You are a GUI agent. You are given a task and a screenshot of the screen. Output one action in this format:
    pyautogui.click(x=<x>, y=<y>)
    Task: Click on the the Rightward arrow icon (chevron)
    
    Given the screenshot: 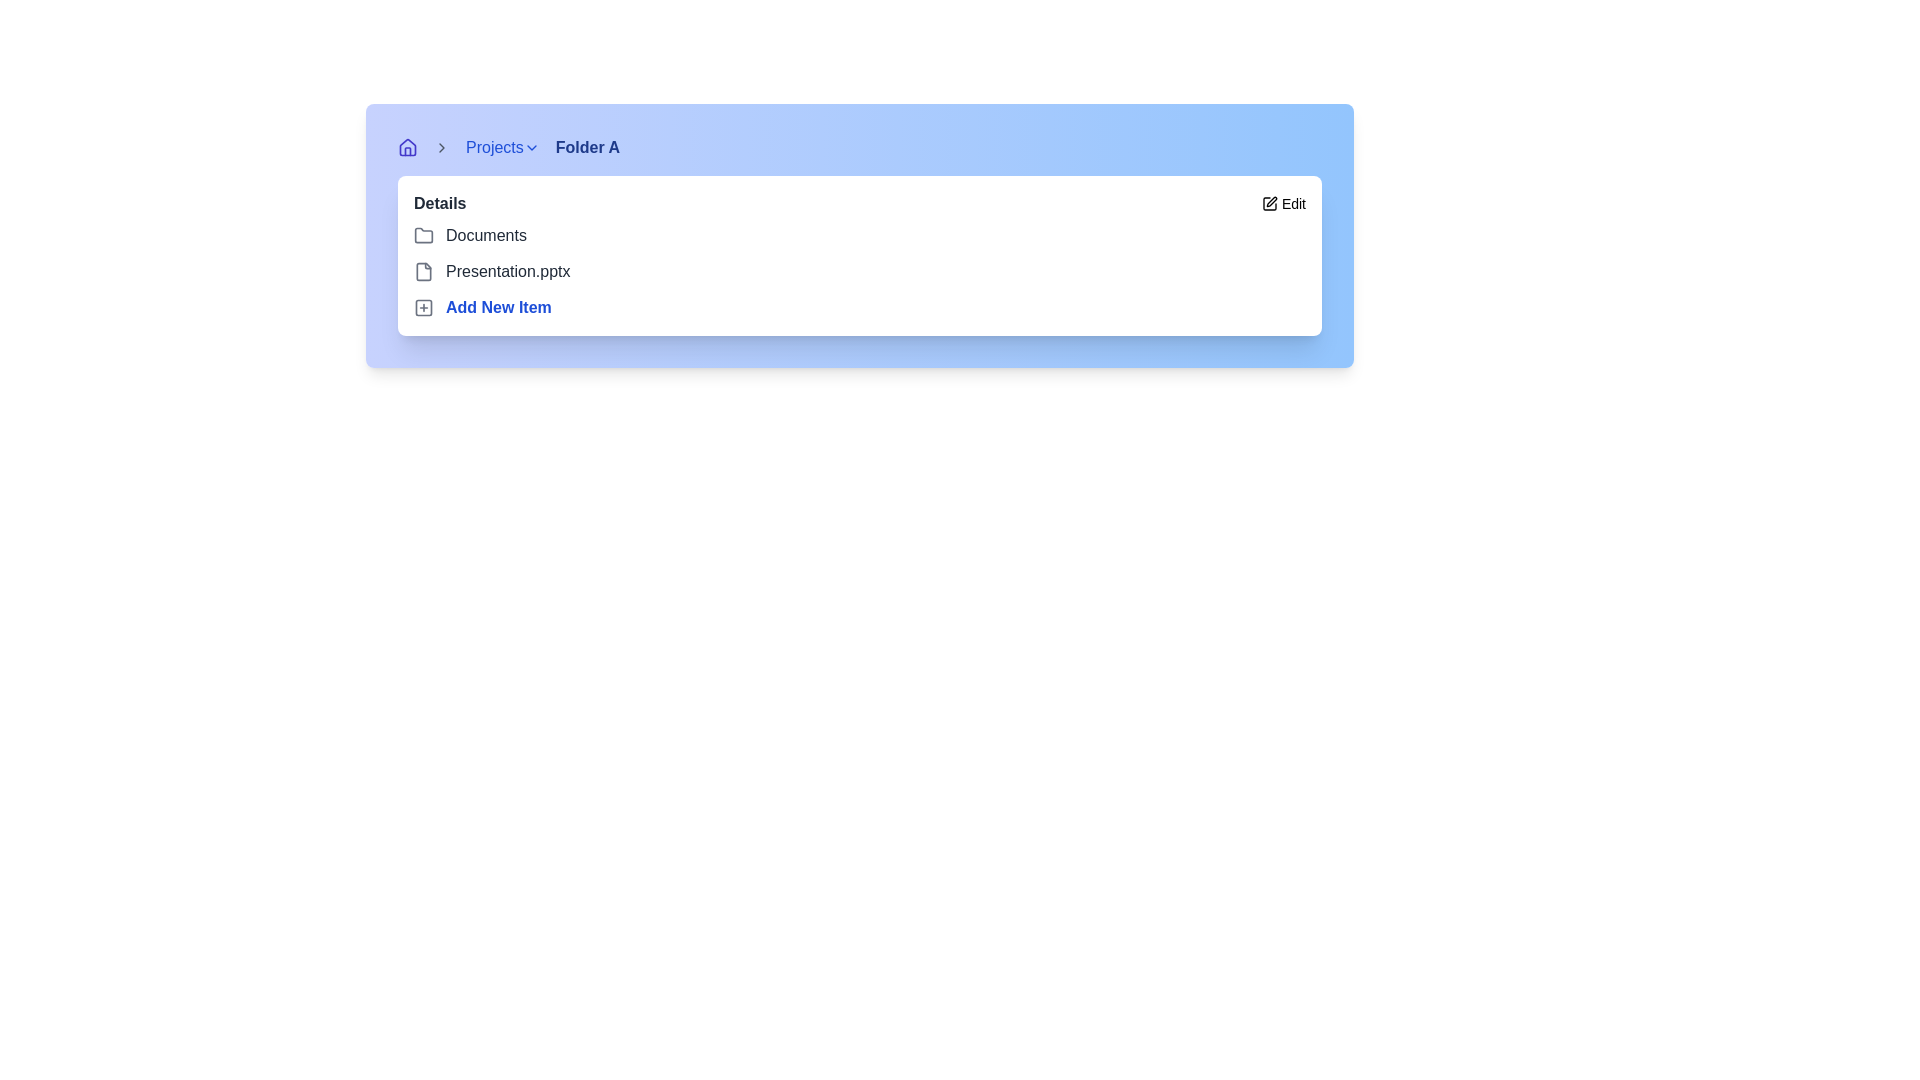 What is the action you would take?
    pyautogui.click(x=531, y=146)
    